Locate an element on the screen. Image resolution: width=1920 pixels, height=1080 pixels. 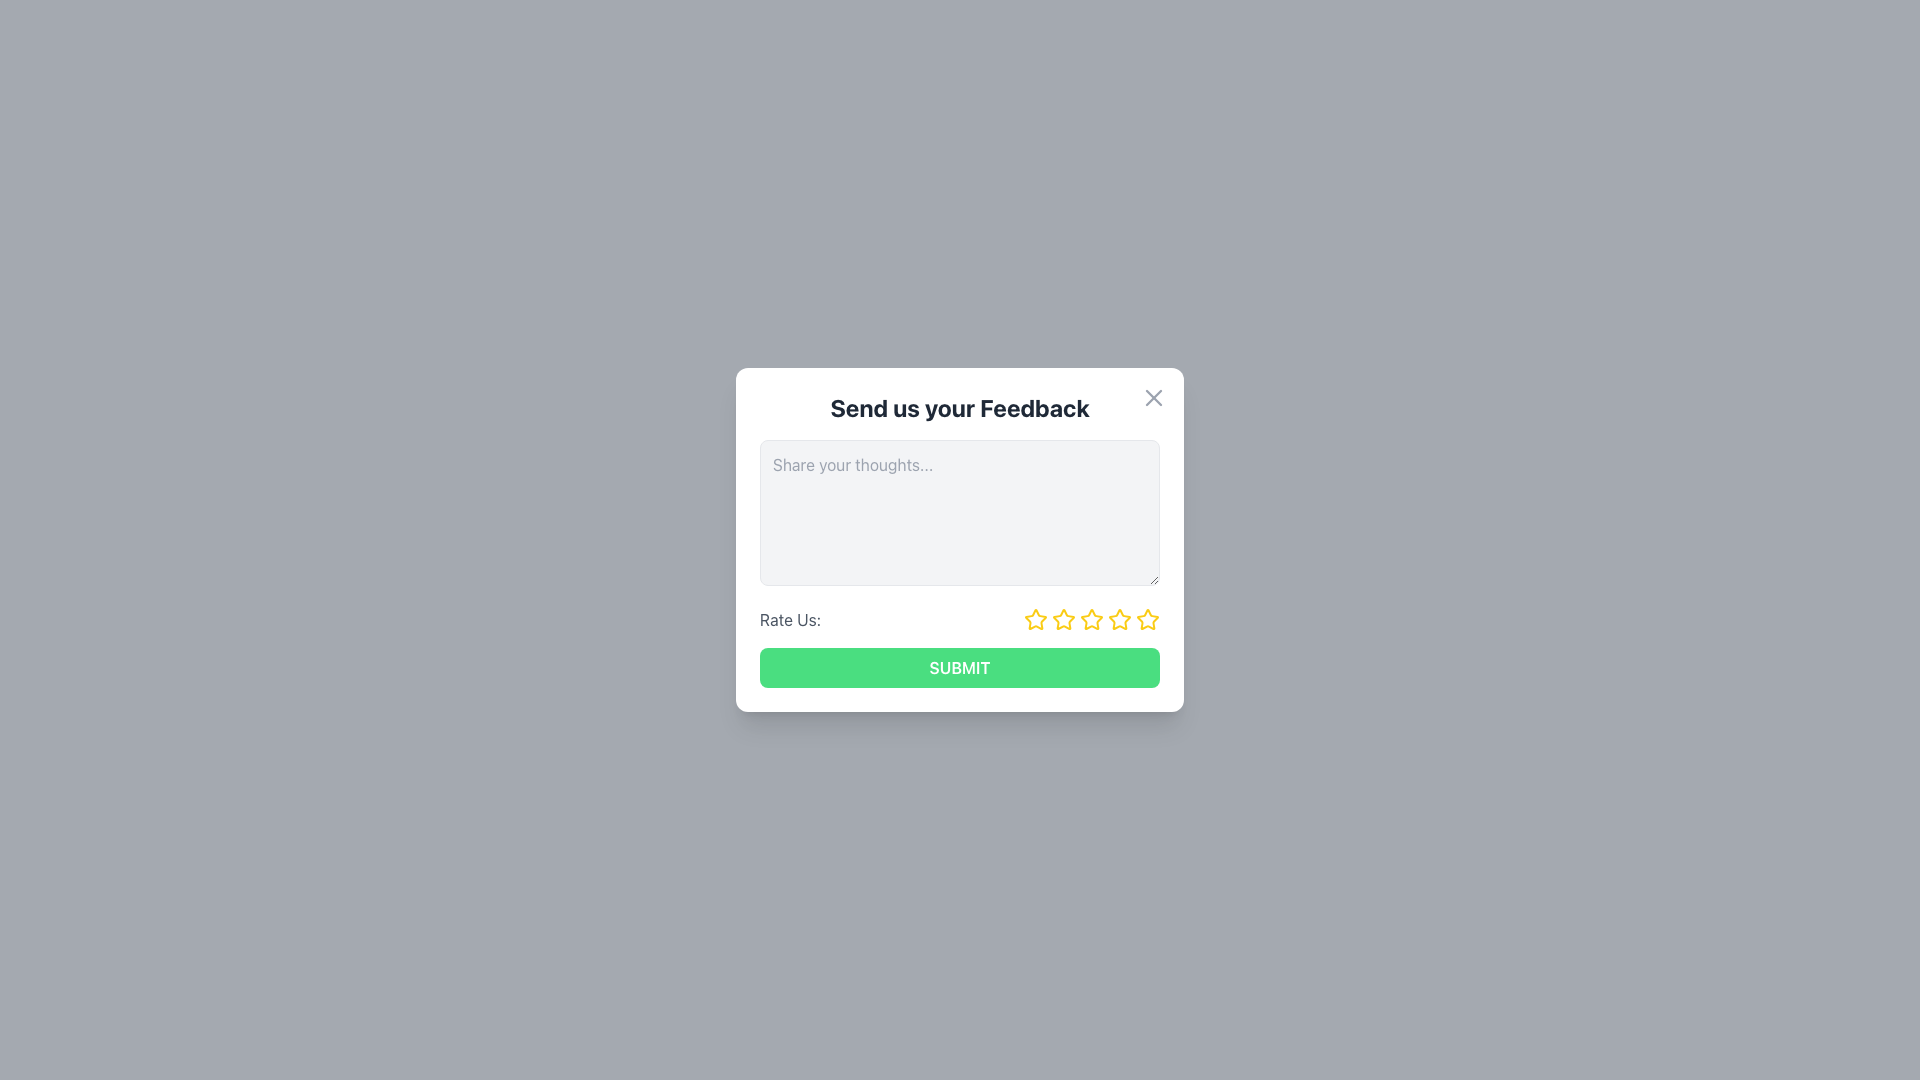
the fifth star in the rating system located at the lower-right section of the feedback form labeled 'Rate Us' is located at coordinates (1147, 619).